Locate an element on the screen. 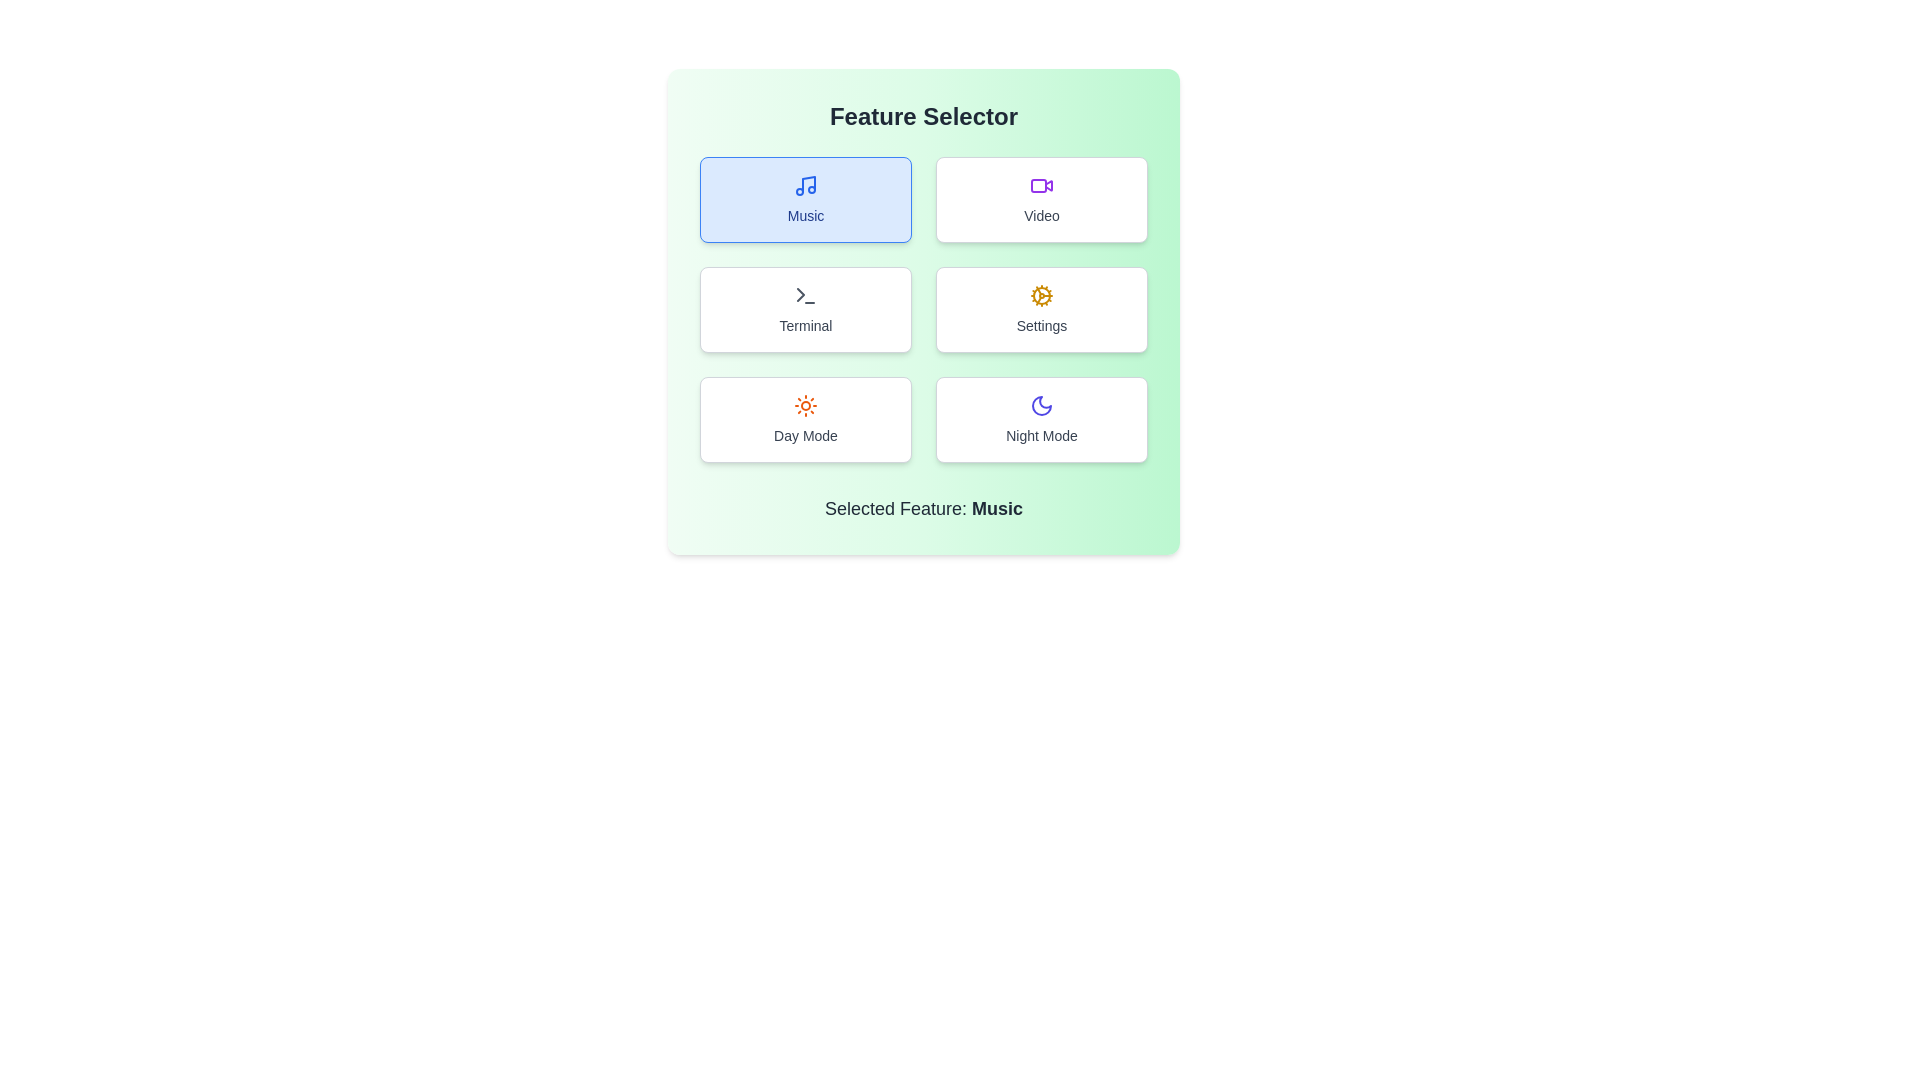 This screenshot has height=1080, width=1920. the 'Day Mode' icon is located at coordinates (806, 405).